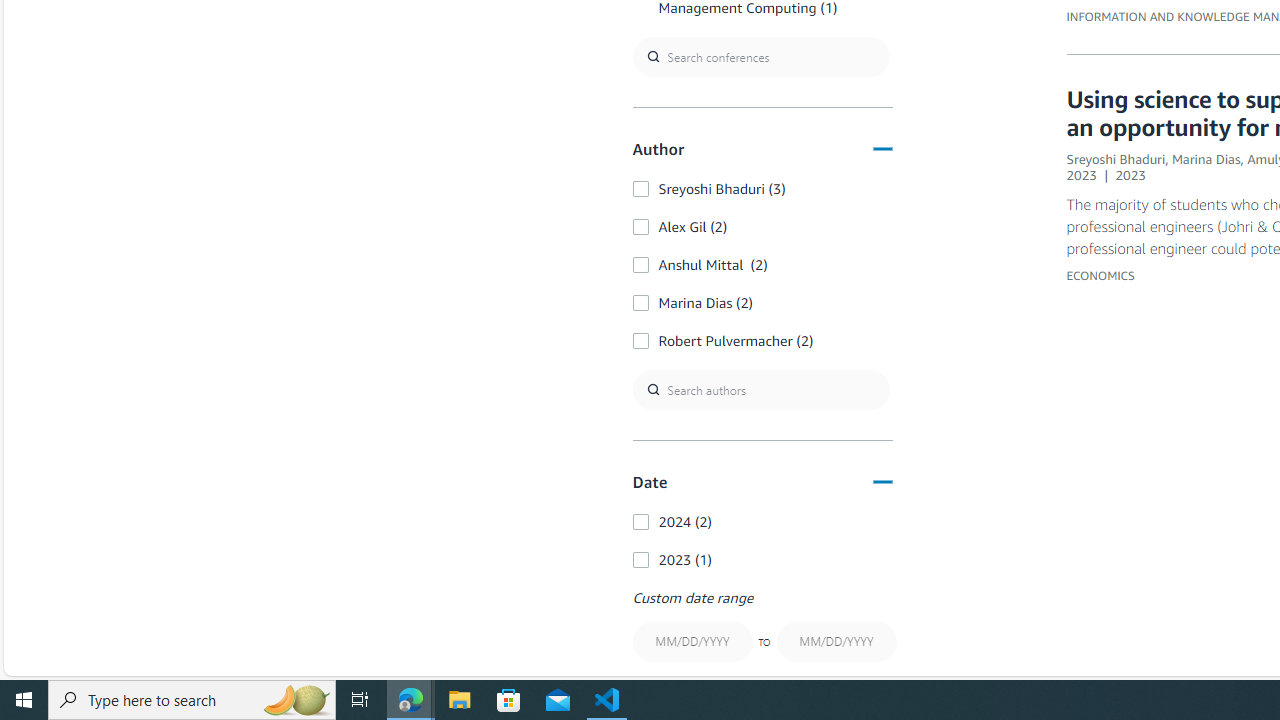  Describe the element at coordinates (761, 627) in the screenshot. I see `'Custom date rangeTO'` at that location.